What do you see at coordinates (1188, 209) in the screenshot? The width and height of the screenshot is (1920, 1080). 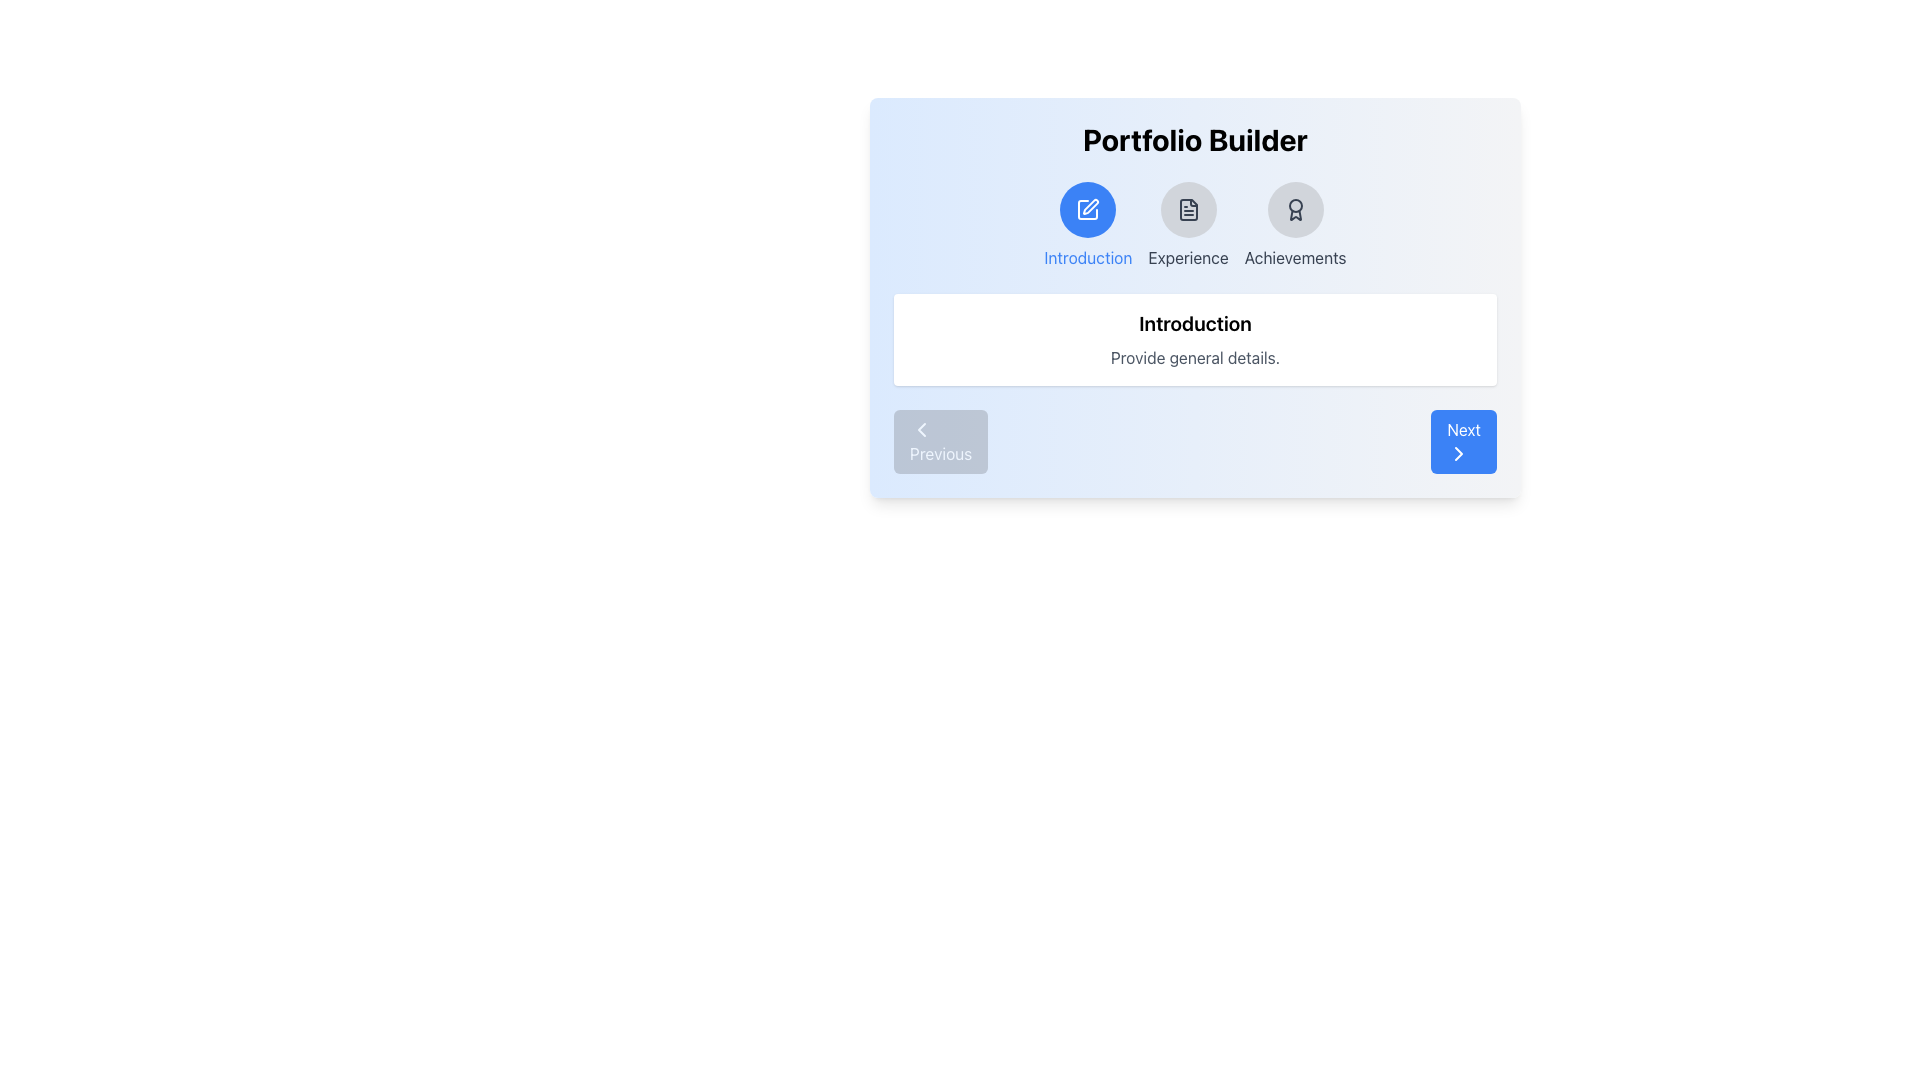 I see `the second circular button labeled 'Experience' with a light gray background and a file icon` at bounding box center [1188, 209].